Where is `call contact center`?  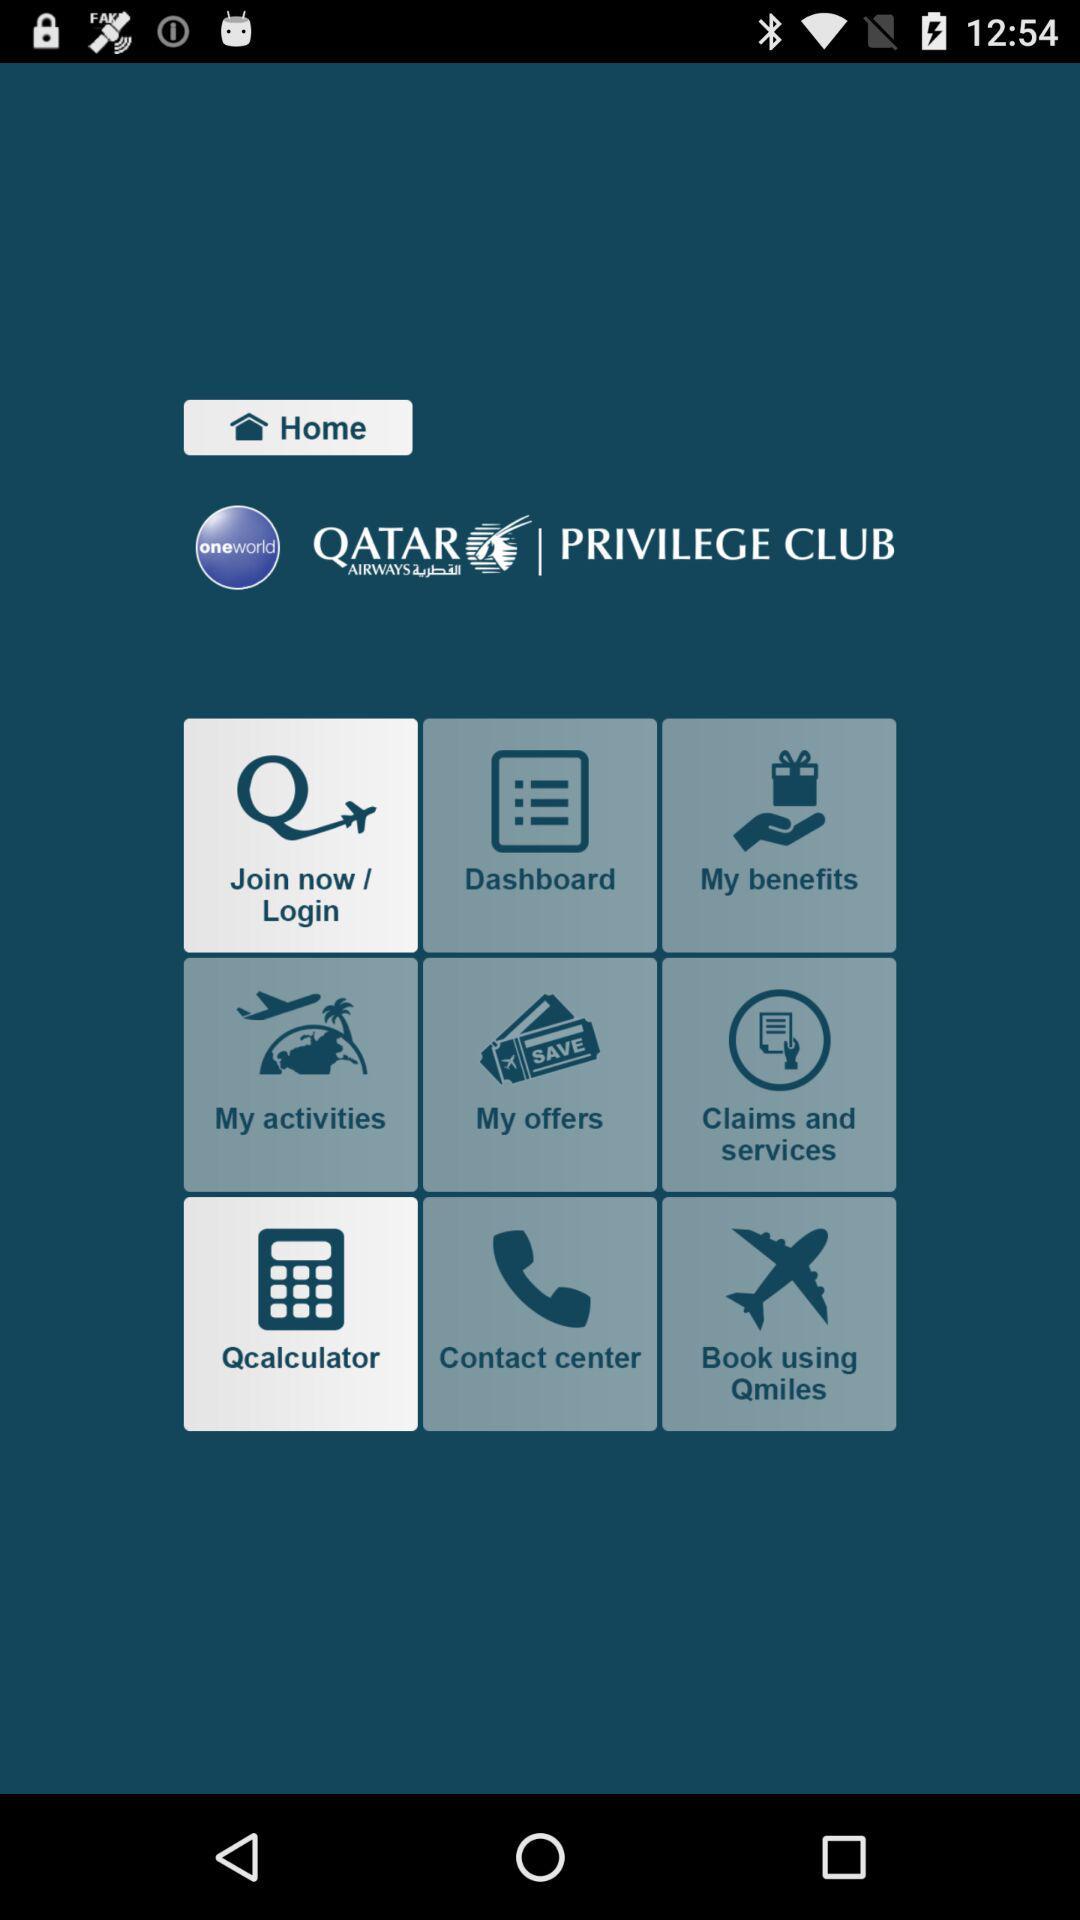 call contact center is located at coordinates (540, 1314).